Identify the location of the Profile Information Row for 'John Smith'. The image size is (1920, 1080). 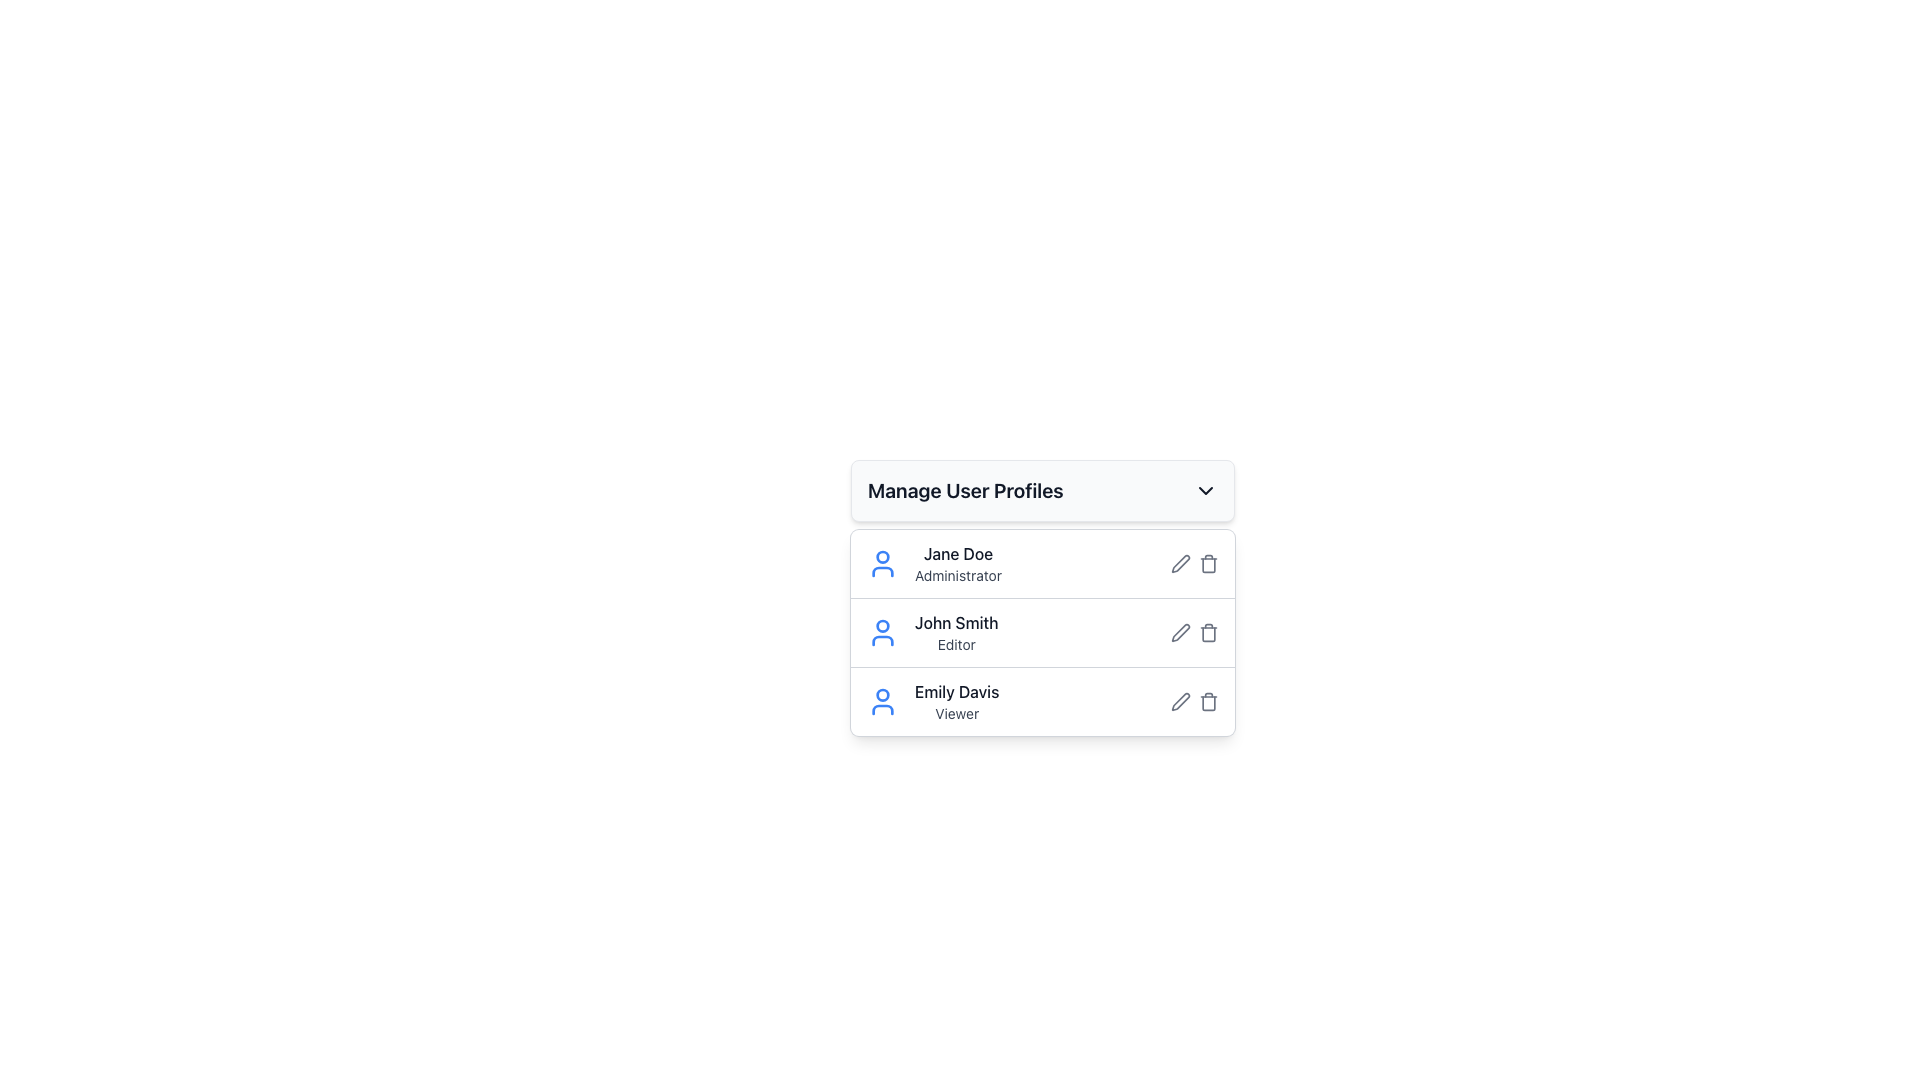
(931, 632).